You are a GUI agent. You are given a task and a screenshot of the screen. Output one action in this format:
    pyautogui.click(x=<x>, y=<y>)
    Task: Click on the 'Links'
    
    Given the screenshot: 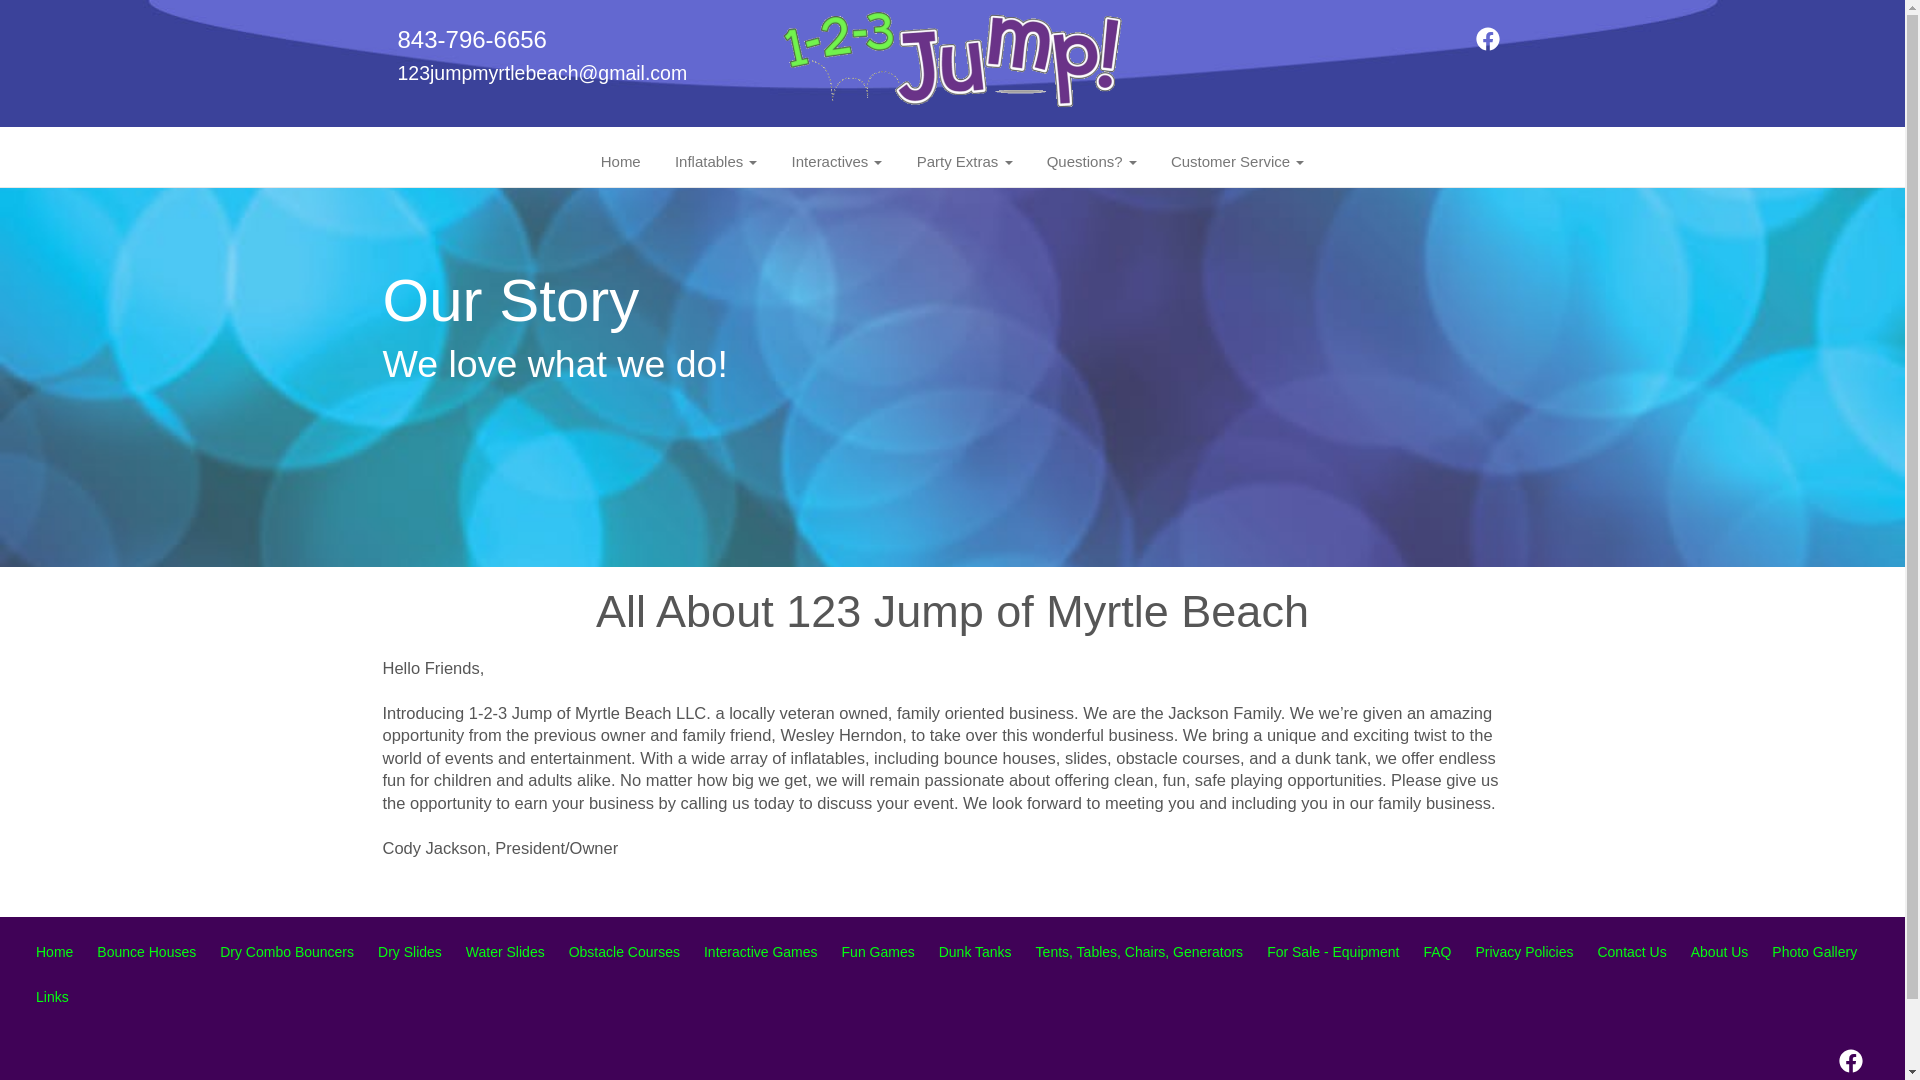 What is the action you would take?
    pyautogui.click(x=52, y=996)
    